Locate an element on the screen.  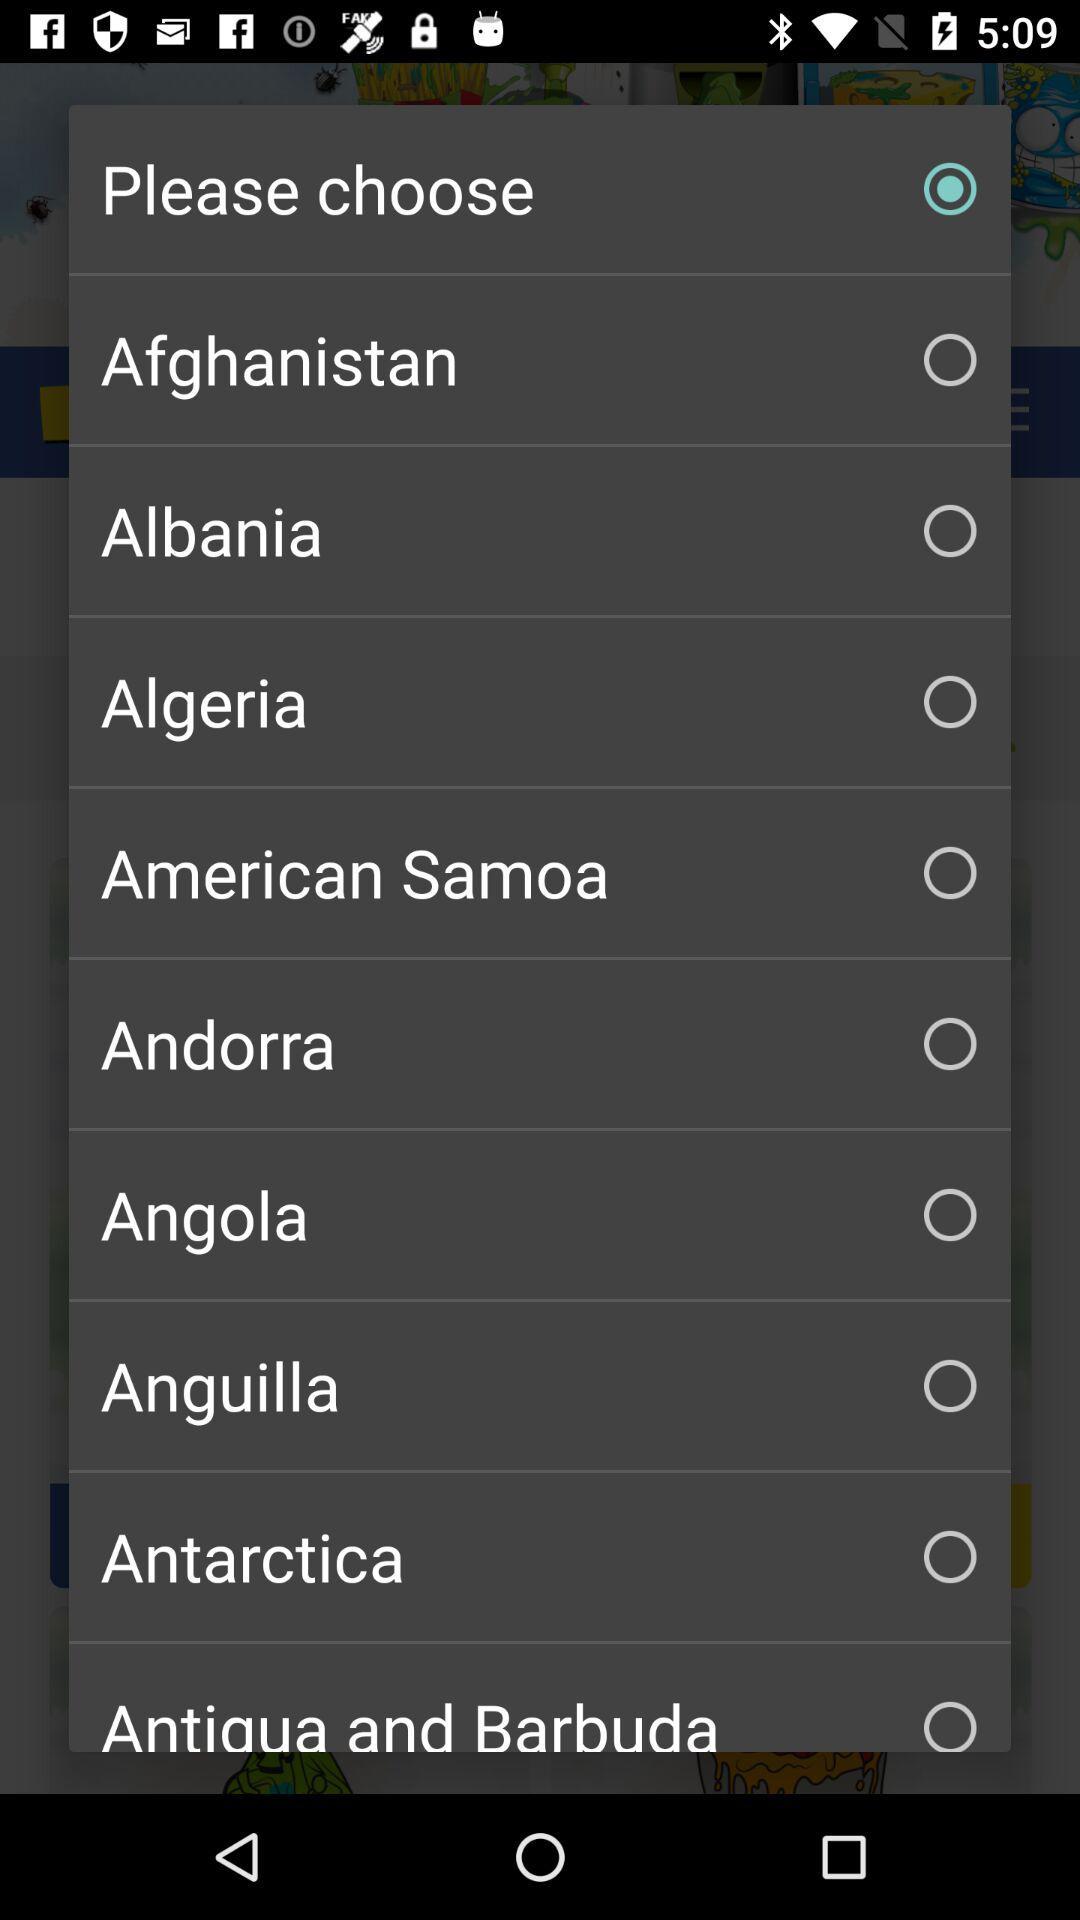
the afghanistan checkbox is located at coordinates (540, 360).